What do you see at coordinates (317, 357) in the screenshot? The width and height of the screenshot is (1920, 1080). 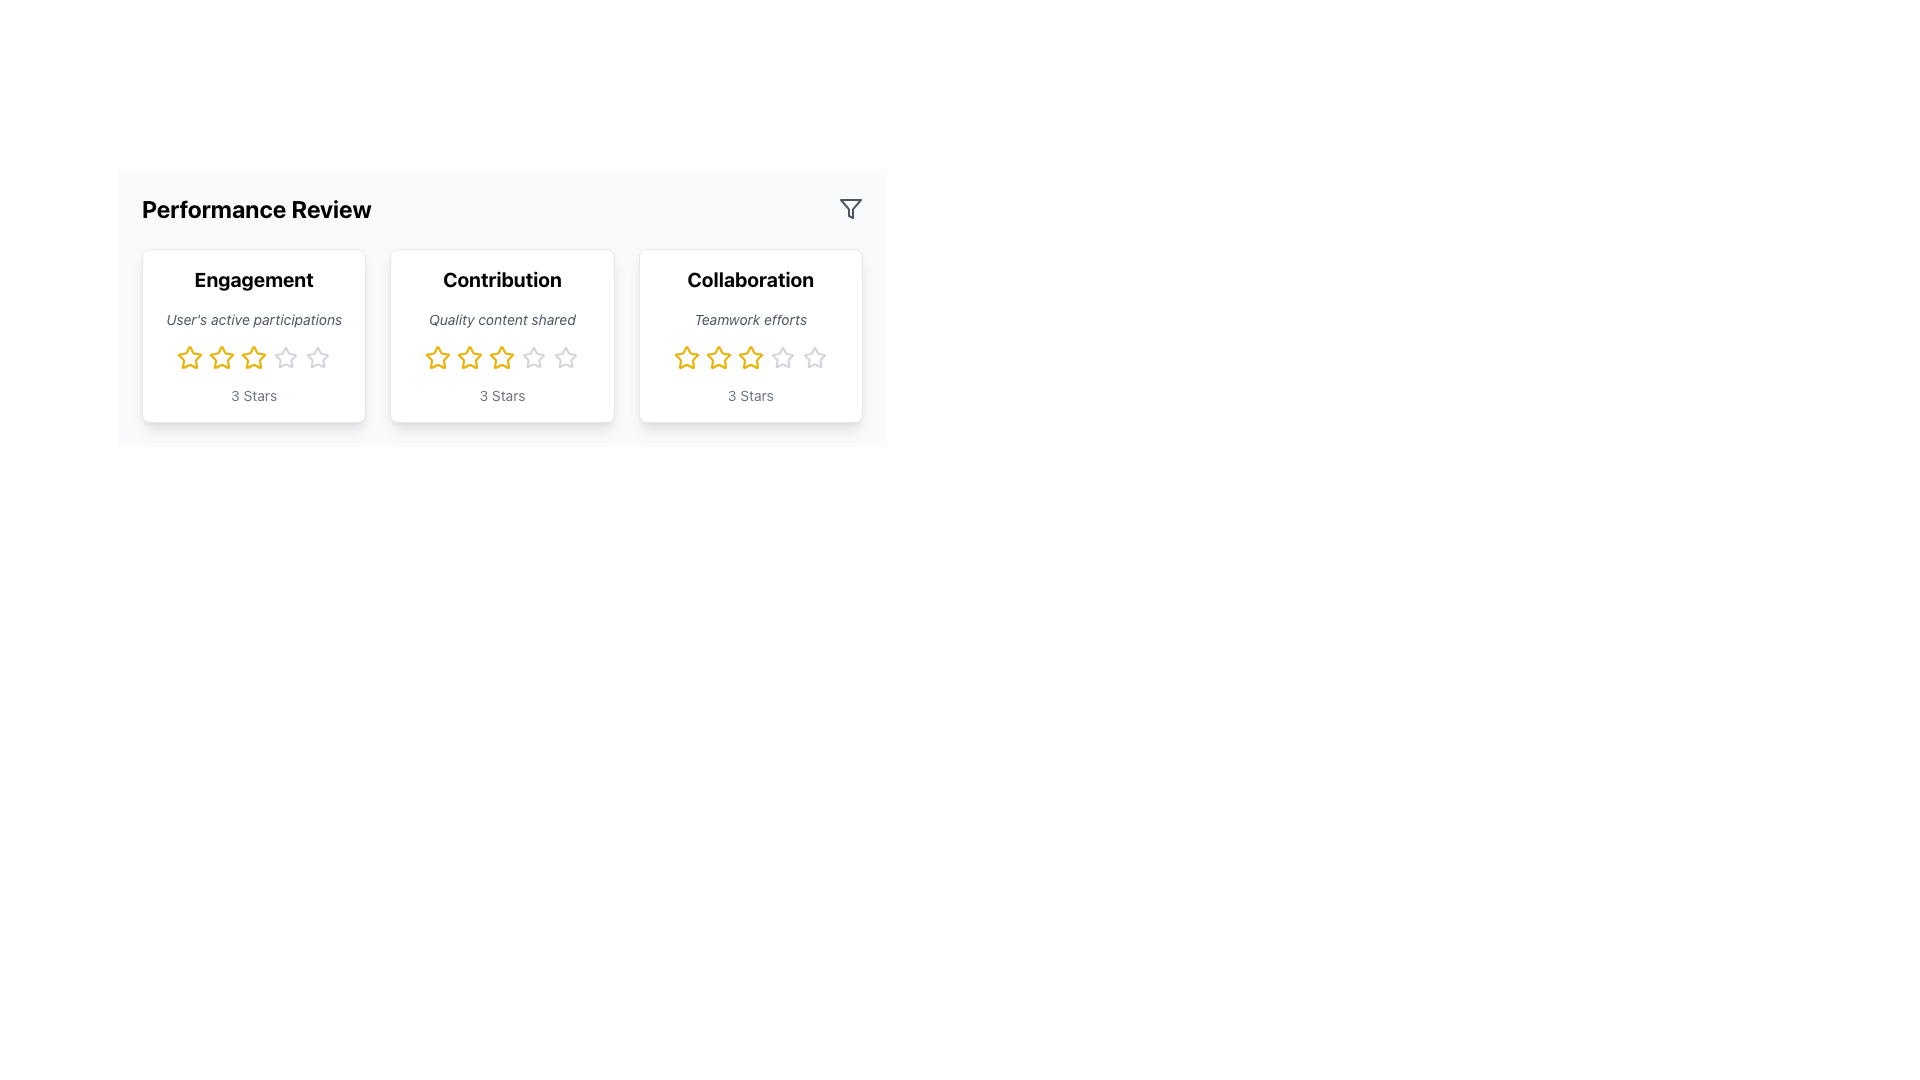 I see `the fourth star icon in the star rating component within the 'Engagement' card of the 'Performance Review' section` at bounding box center [317, 357].